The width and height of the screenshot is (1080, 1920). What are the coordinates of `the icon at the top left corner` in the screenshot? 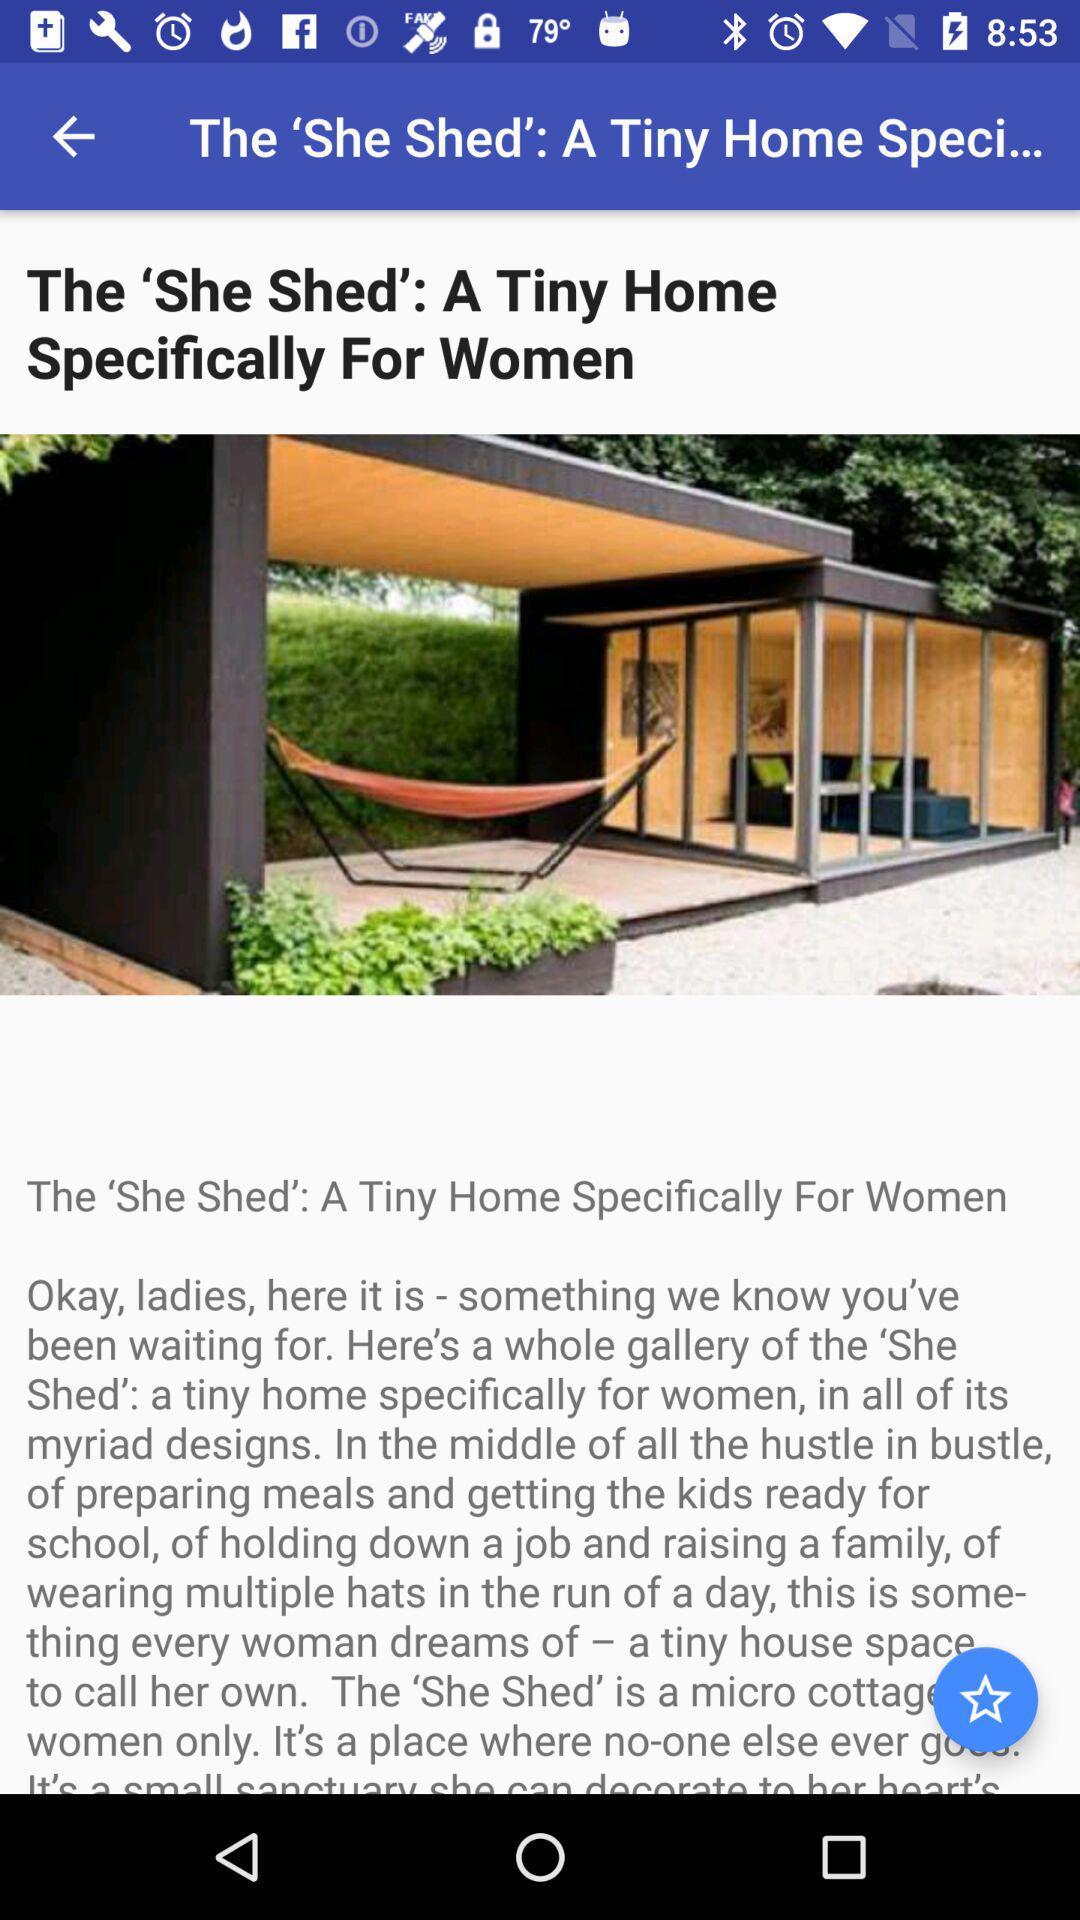 It's located at (72, 135).